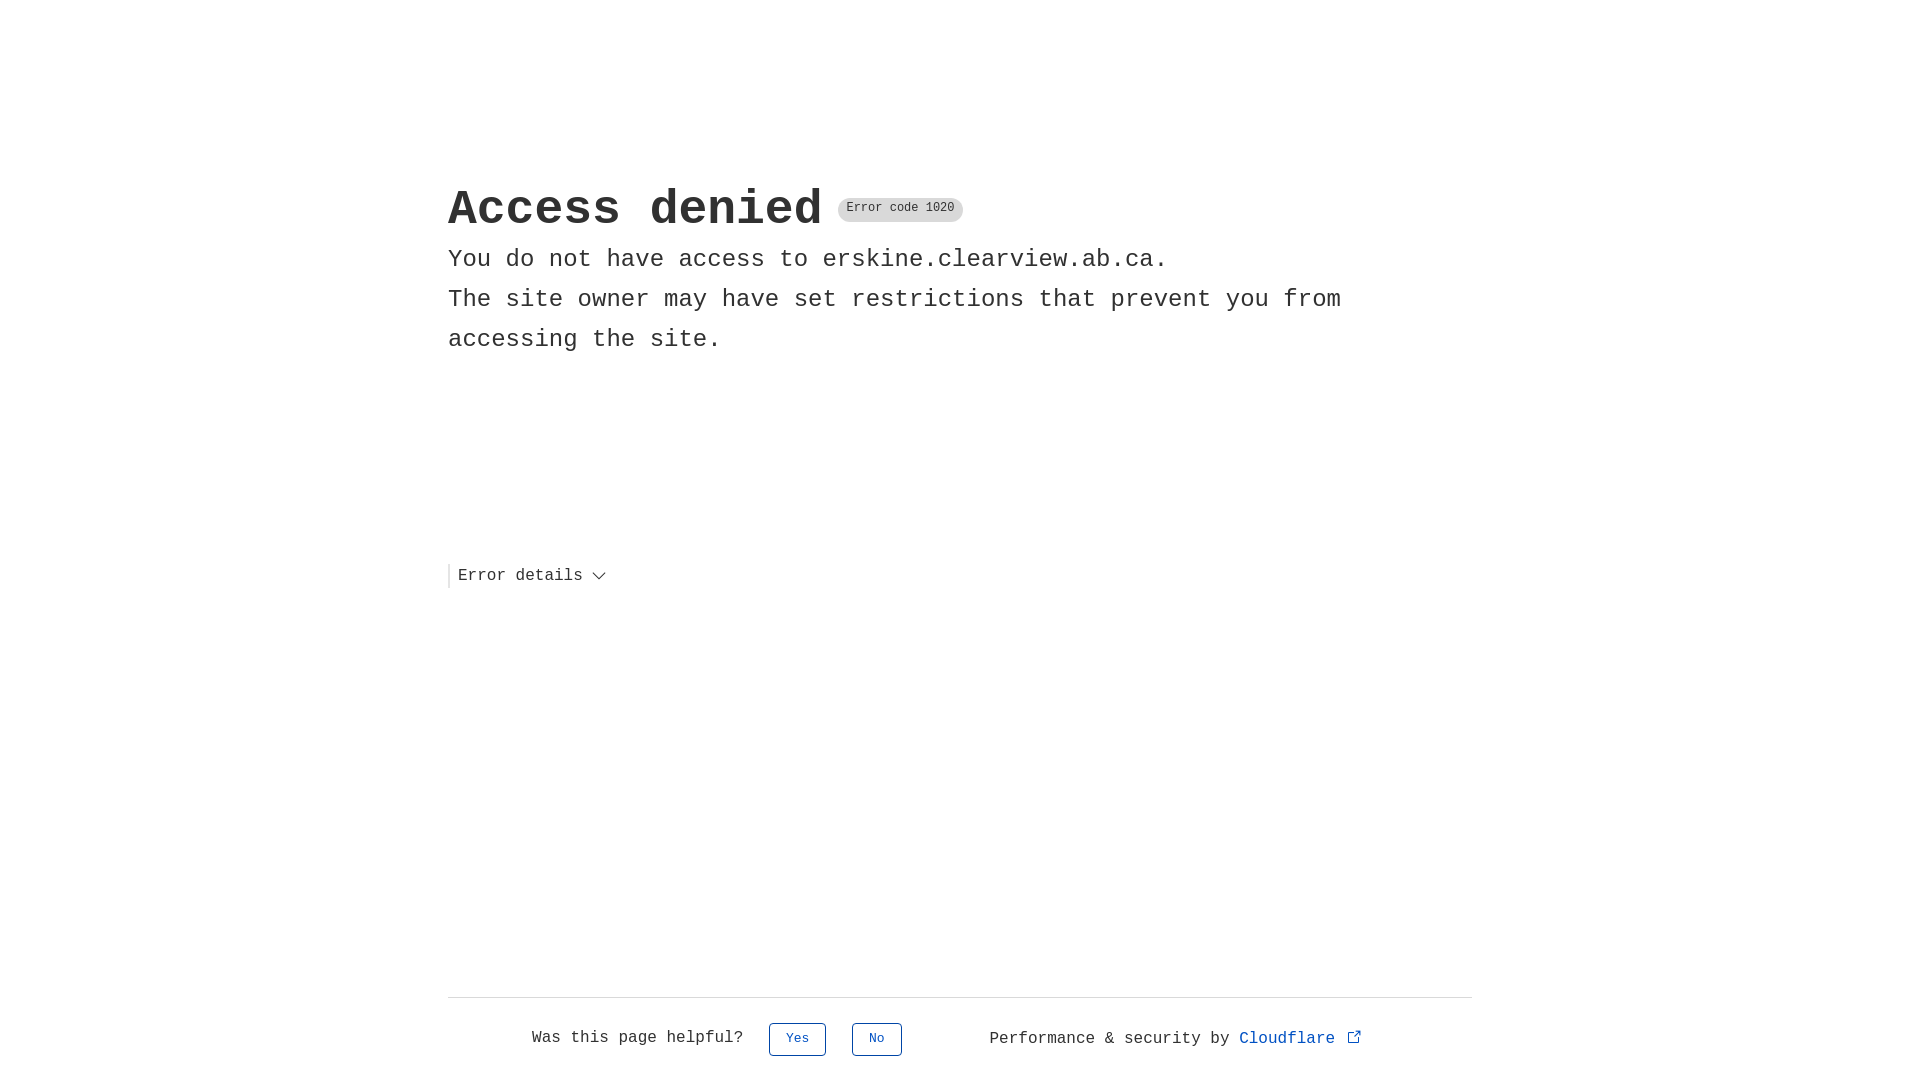 This screenshot has width=1920, height=1080. I want to click on 'No', so click(877, 1038).